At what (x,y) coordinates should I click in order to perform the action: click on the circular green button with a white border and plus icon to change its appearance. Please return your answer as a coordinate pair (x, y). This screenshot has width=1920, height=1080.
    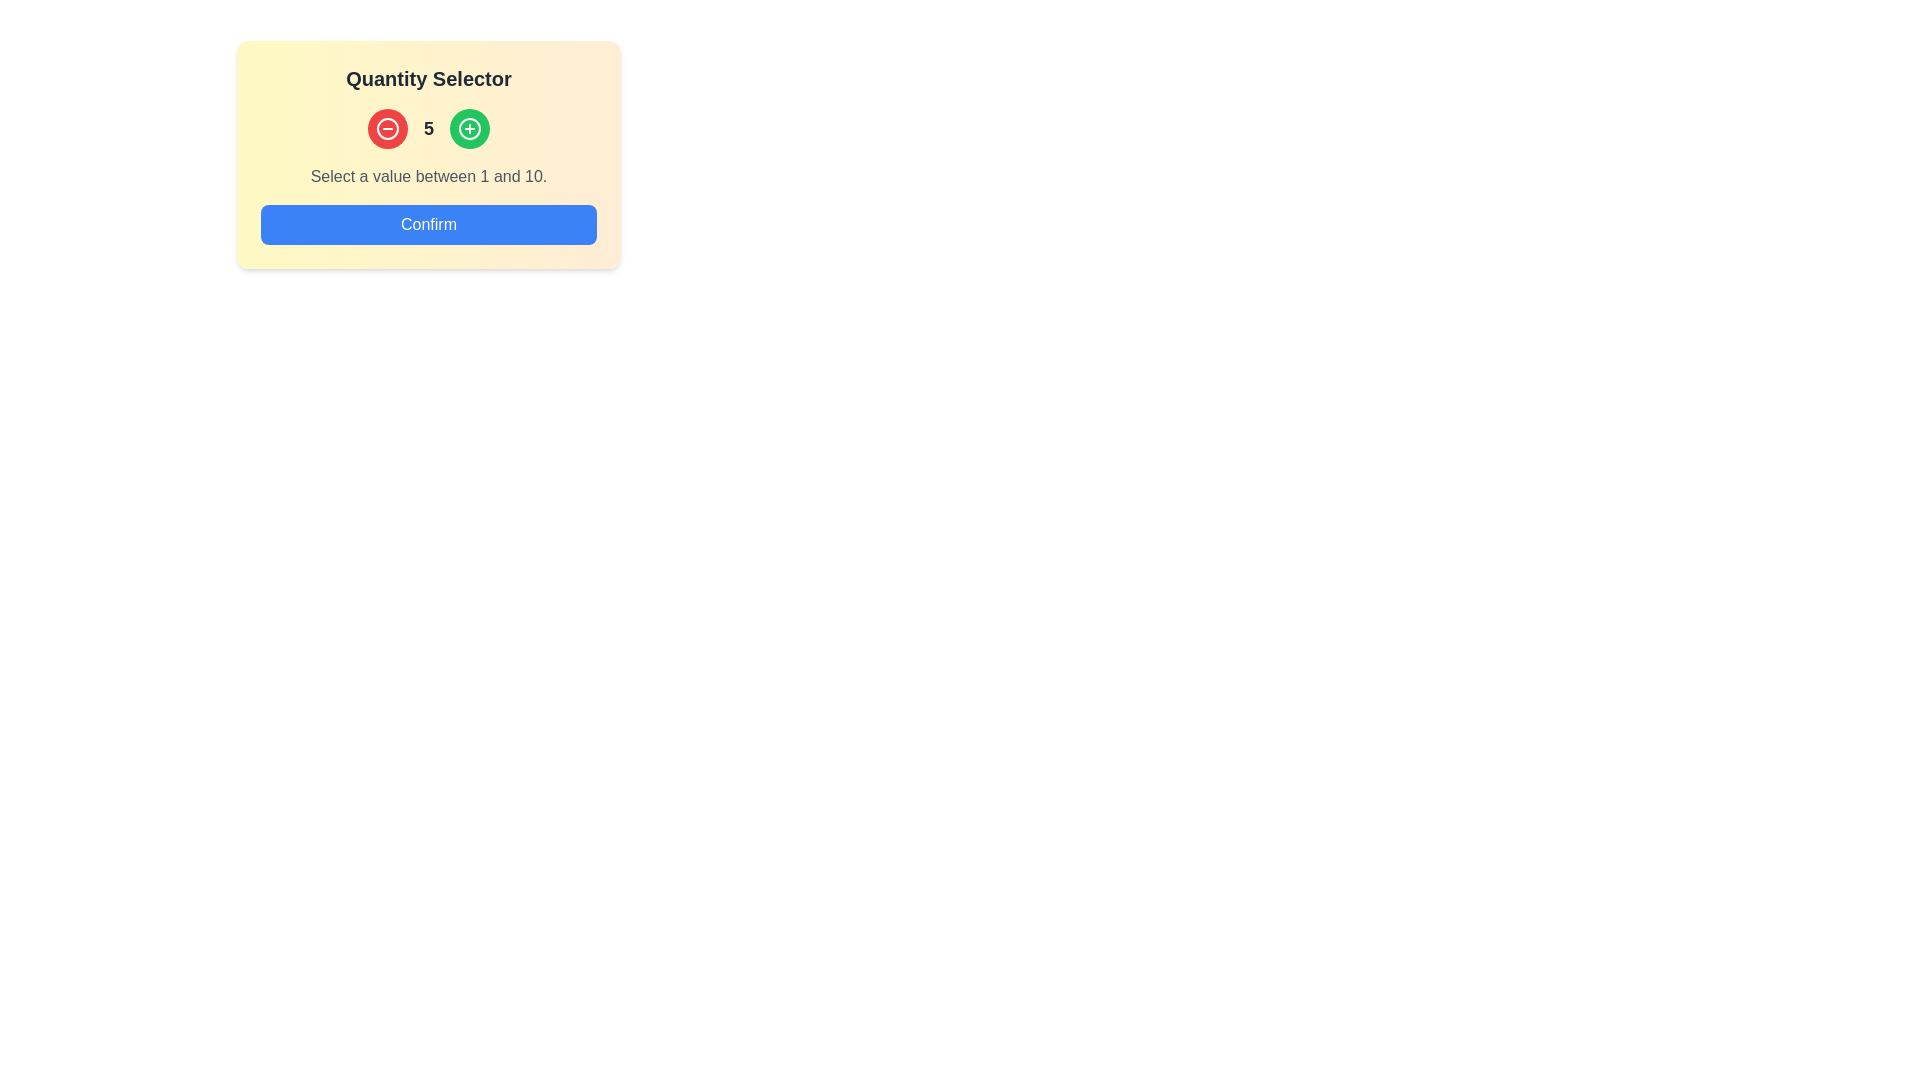
    Looking at the image, I should click on (469, 128).